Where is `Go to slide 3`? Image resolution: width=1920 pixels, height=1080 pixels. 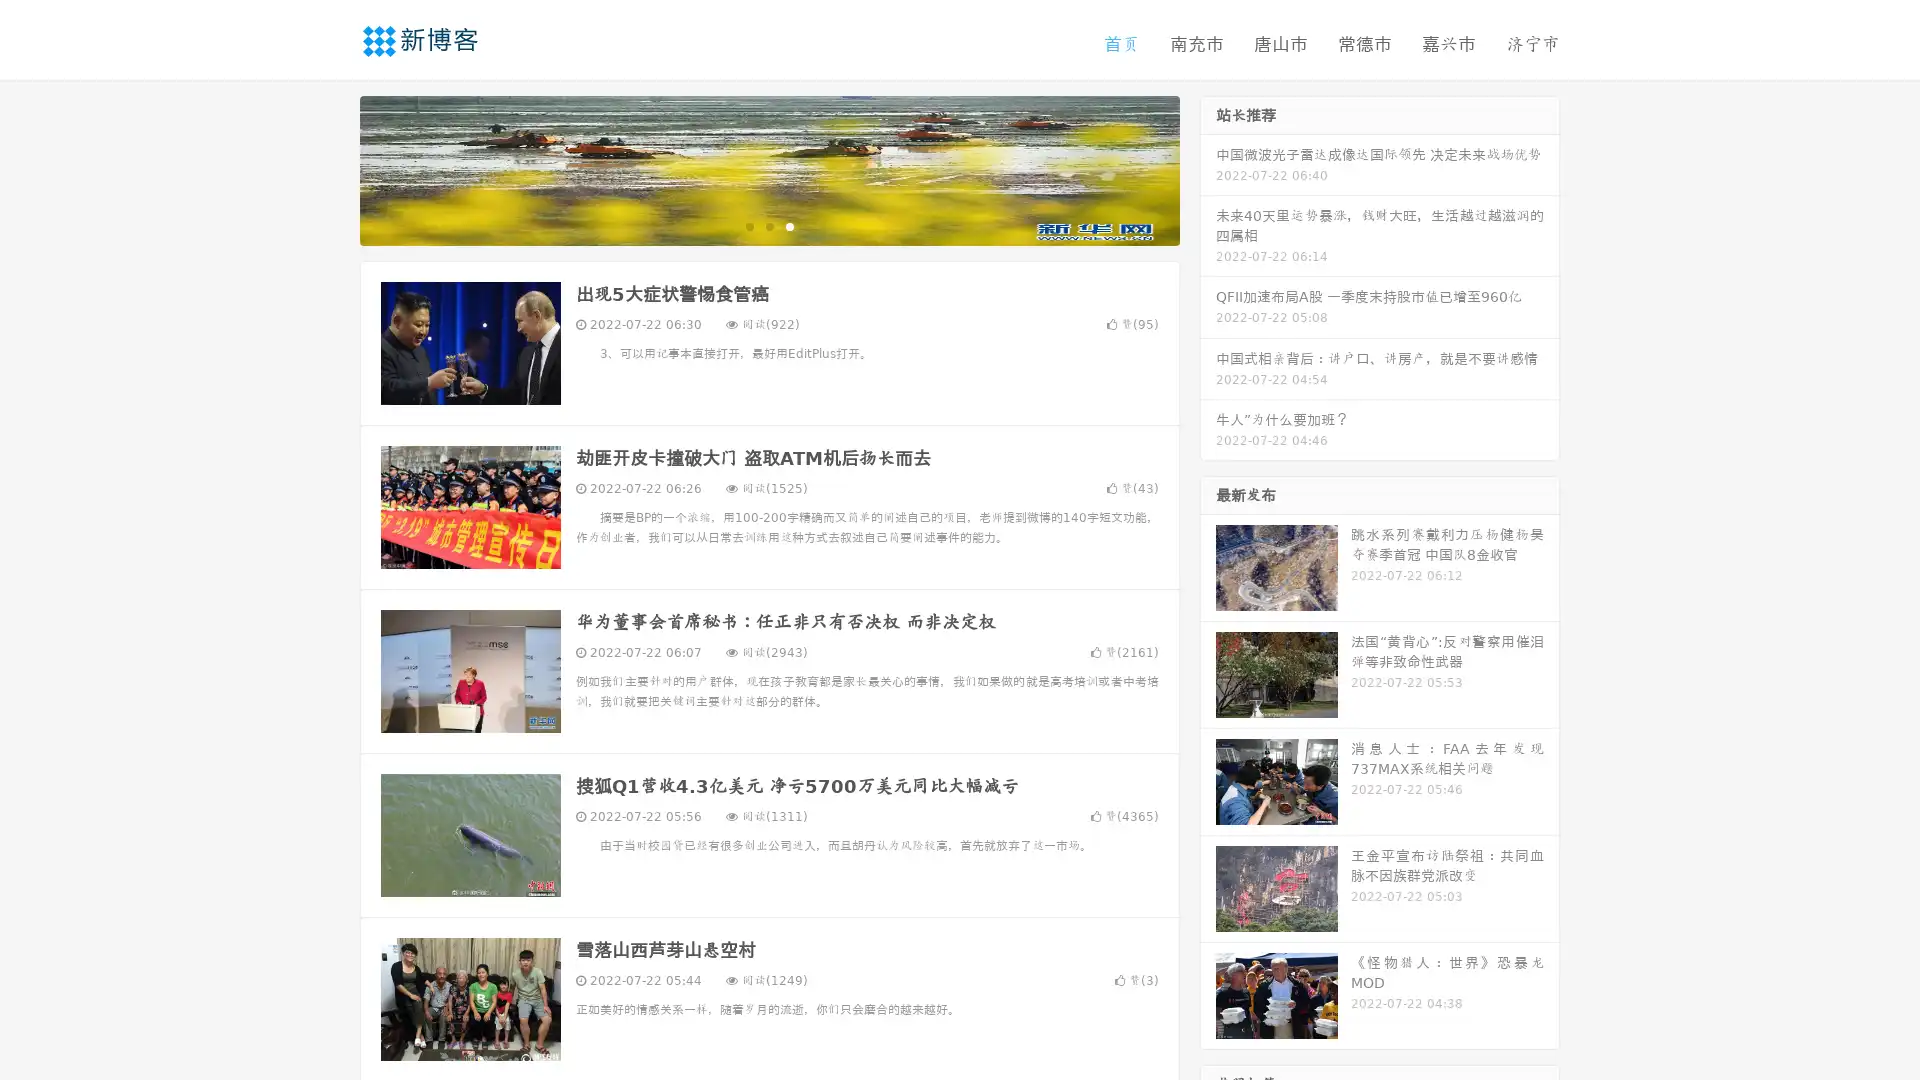
Go to slide 3 is located at coordinates (789, 225).